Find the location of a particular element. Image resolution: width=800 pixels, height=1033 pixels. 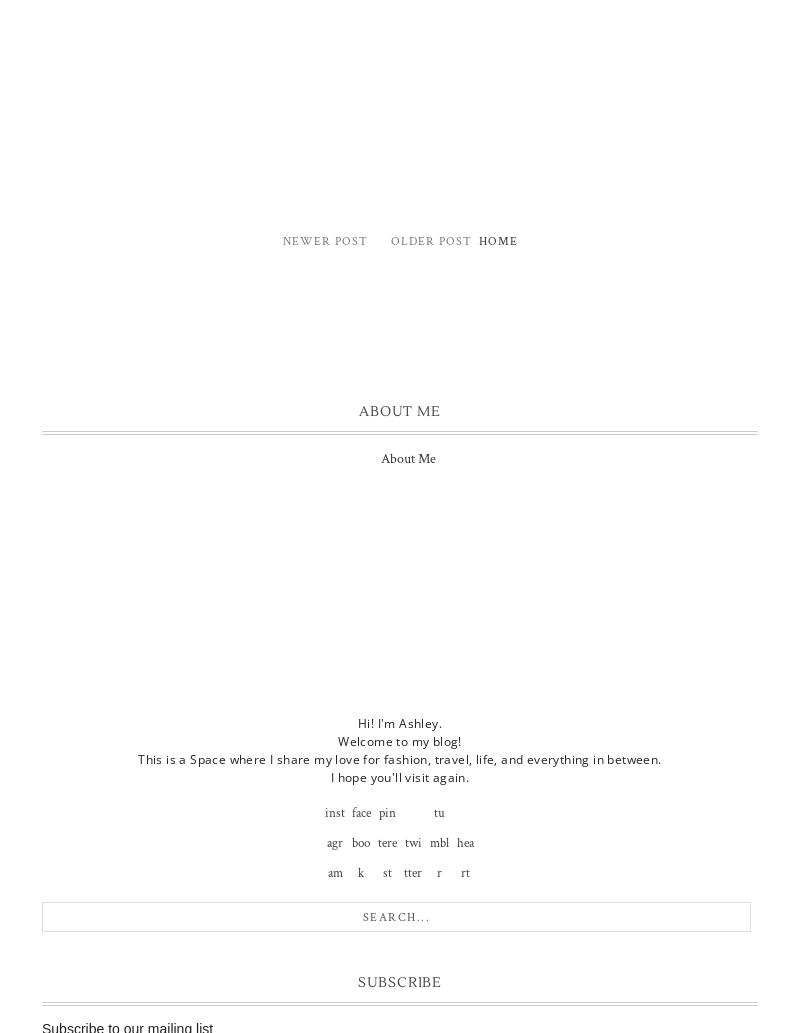

'heart' is located at coordinates (463, 857).